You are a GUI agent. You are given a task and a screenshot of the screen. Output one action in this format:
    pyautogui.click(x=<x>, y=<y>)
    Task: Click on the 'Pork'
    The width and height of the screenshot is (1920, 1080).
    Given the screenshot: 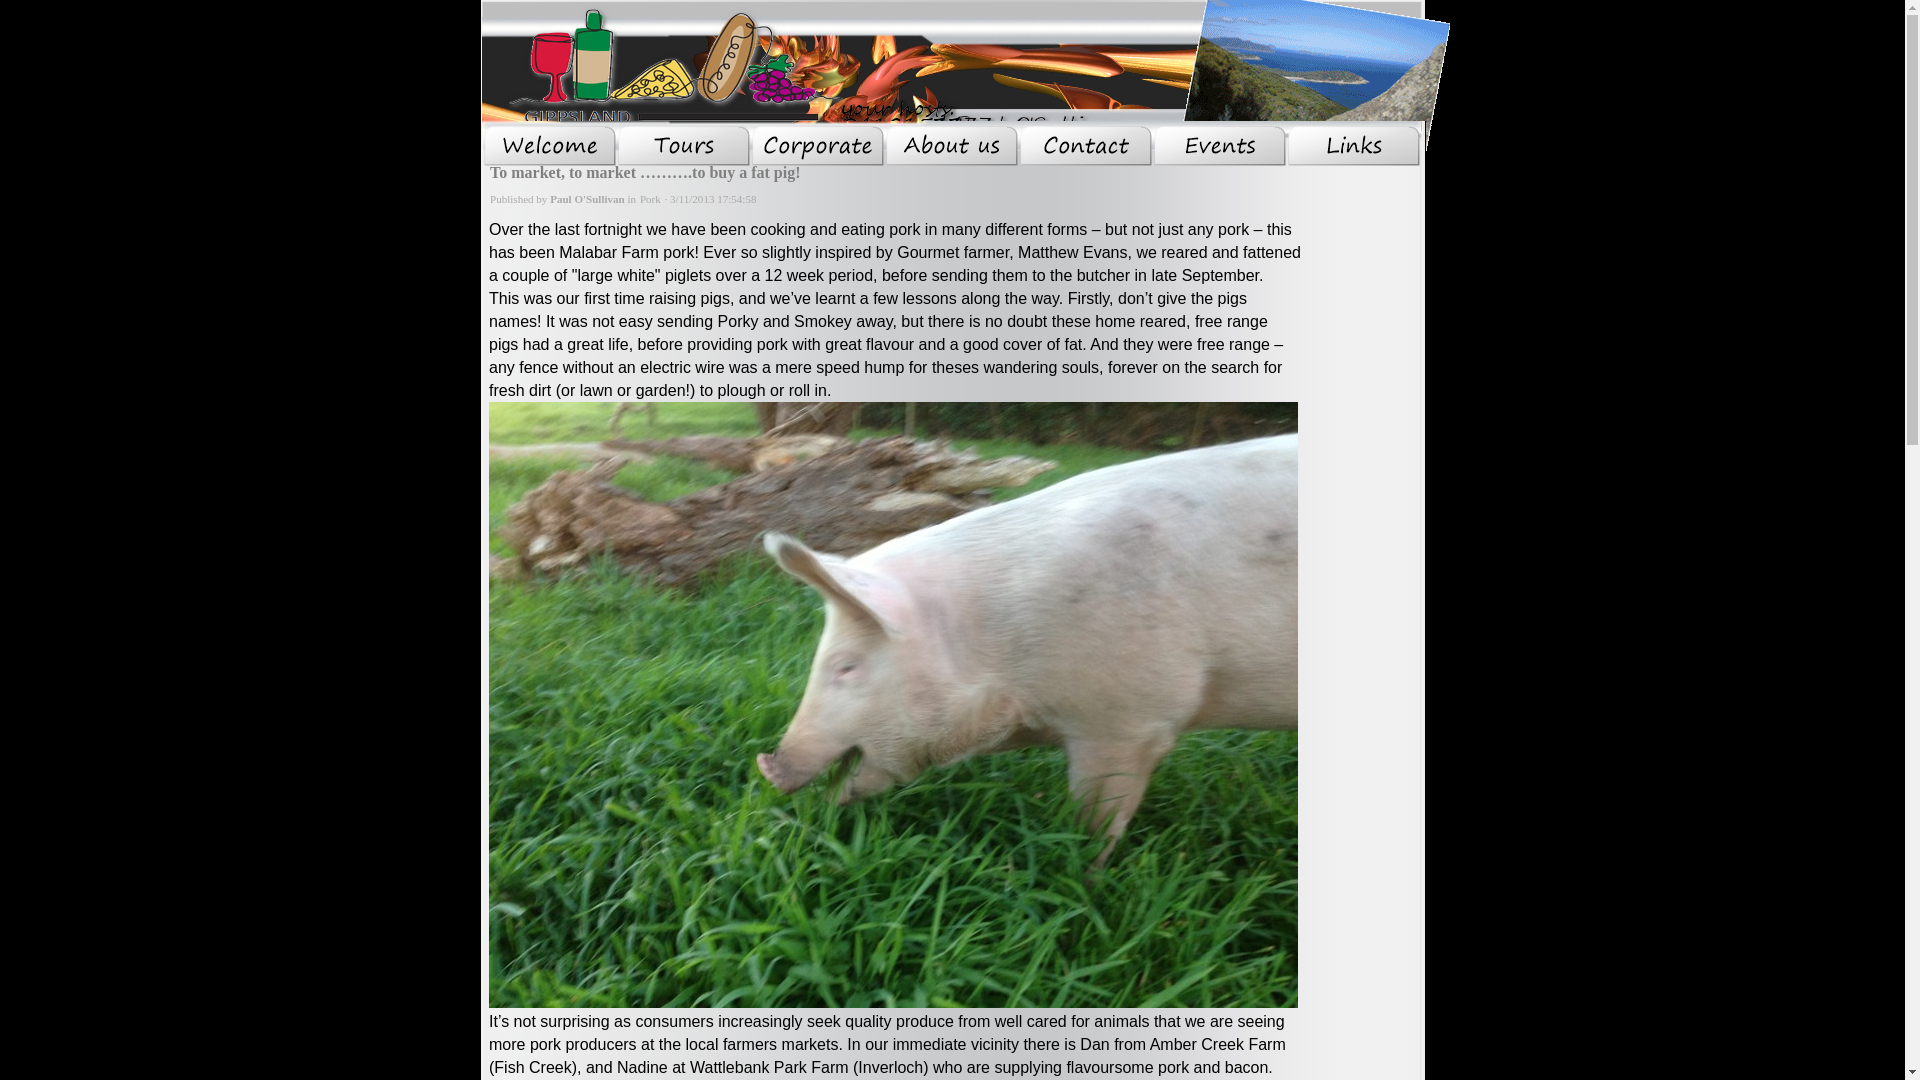 What is the action you would take?
    pyautogui.click(x=650, y=199)
    